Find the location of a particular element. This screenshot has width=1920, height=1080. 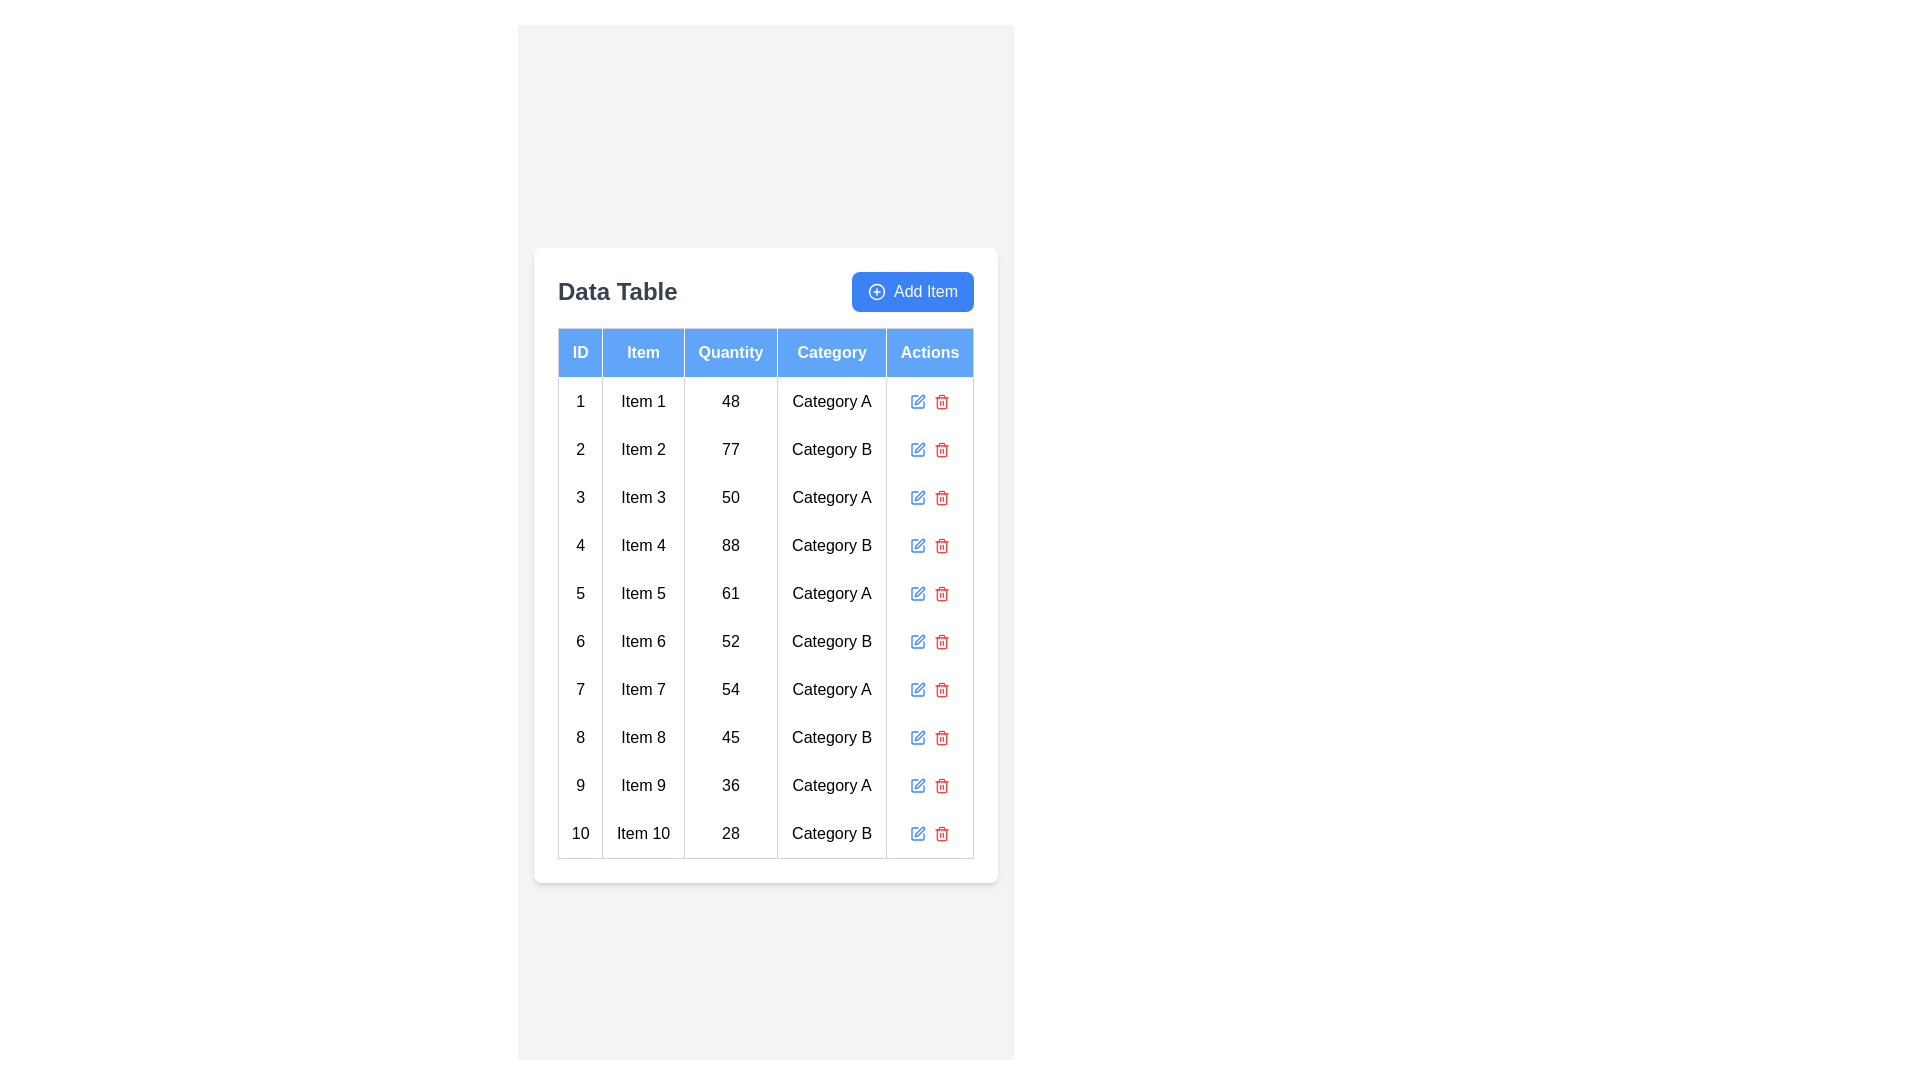

the static text element displaying the quantity value (77) for 'Item 2' in the third column of the second row in the table is located at coordinates (729, 448).